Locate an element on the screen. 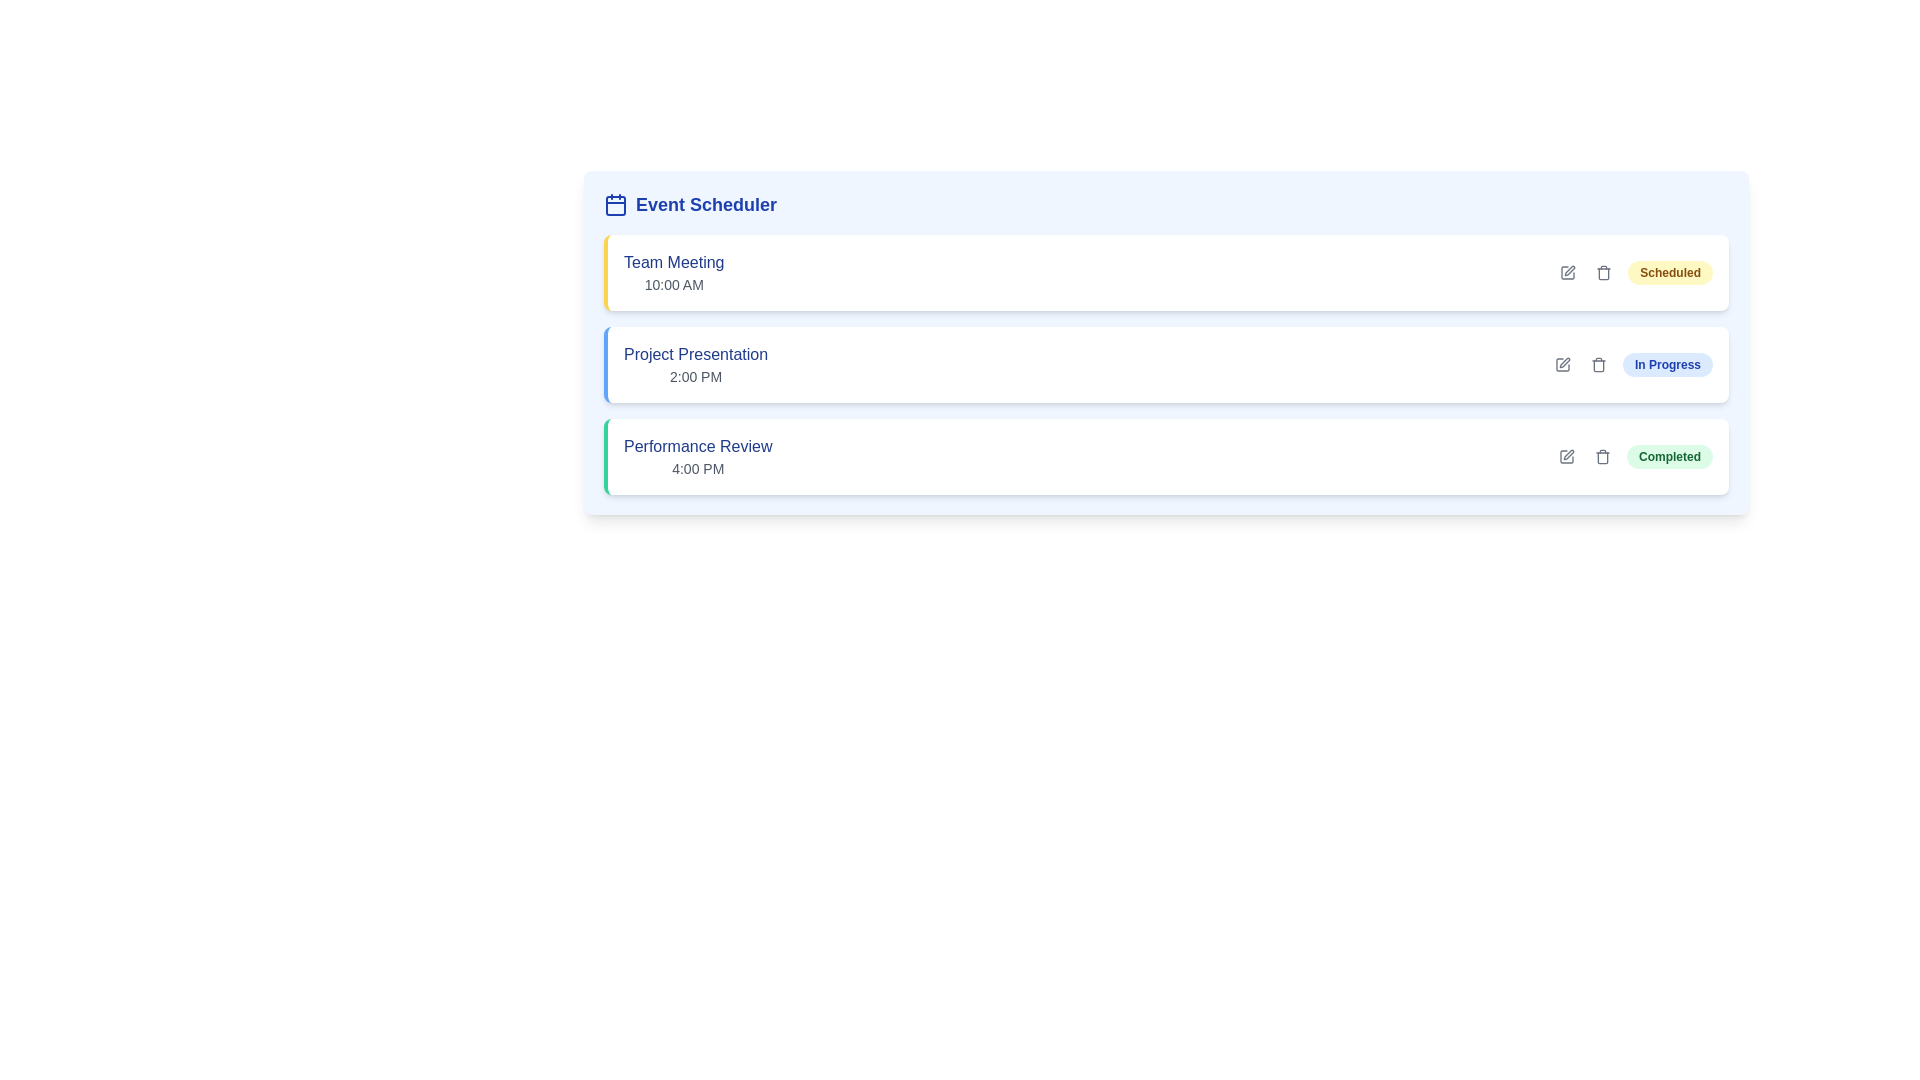 The height and width of the screenshot is (1080, 1920). the text label displaying '2:00 PM', which is styled in gray color and located below the 'Project Presentation' label within the event schedule interface is located at coordinates (696, 377).